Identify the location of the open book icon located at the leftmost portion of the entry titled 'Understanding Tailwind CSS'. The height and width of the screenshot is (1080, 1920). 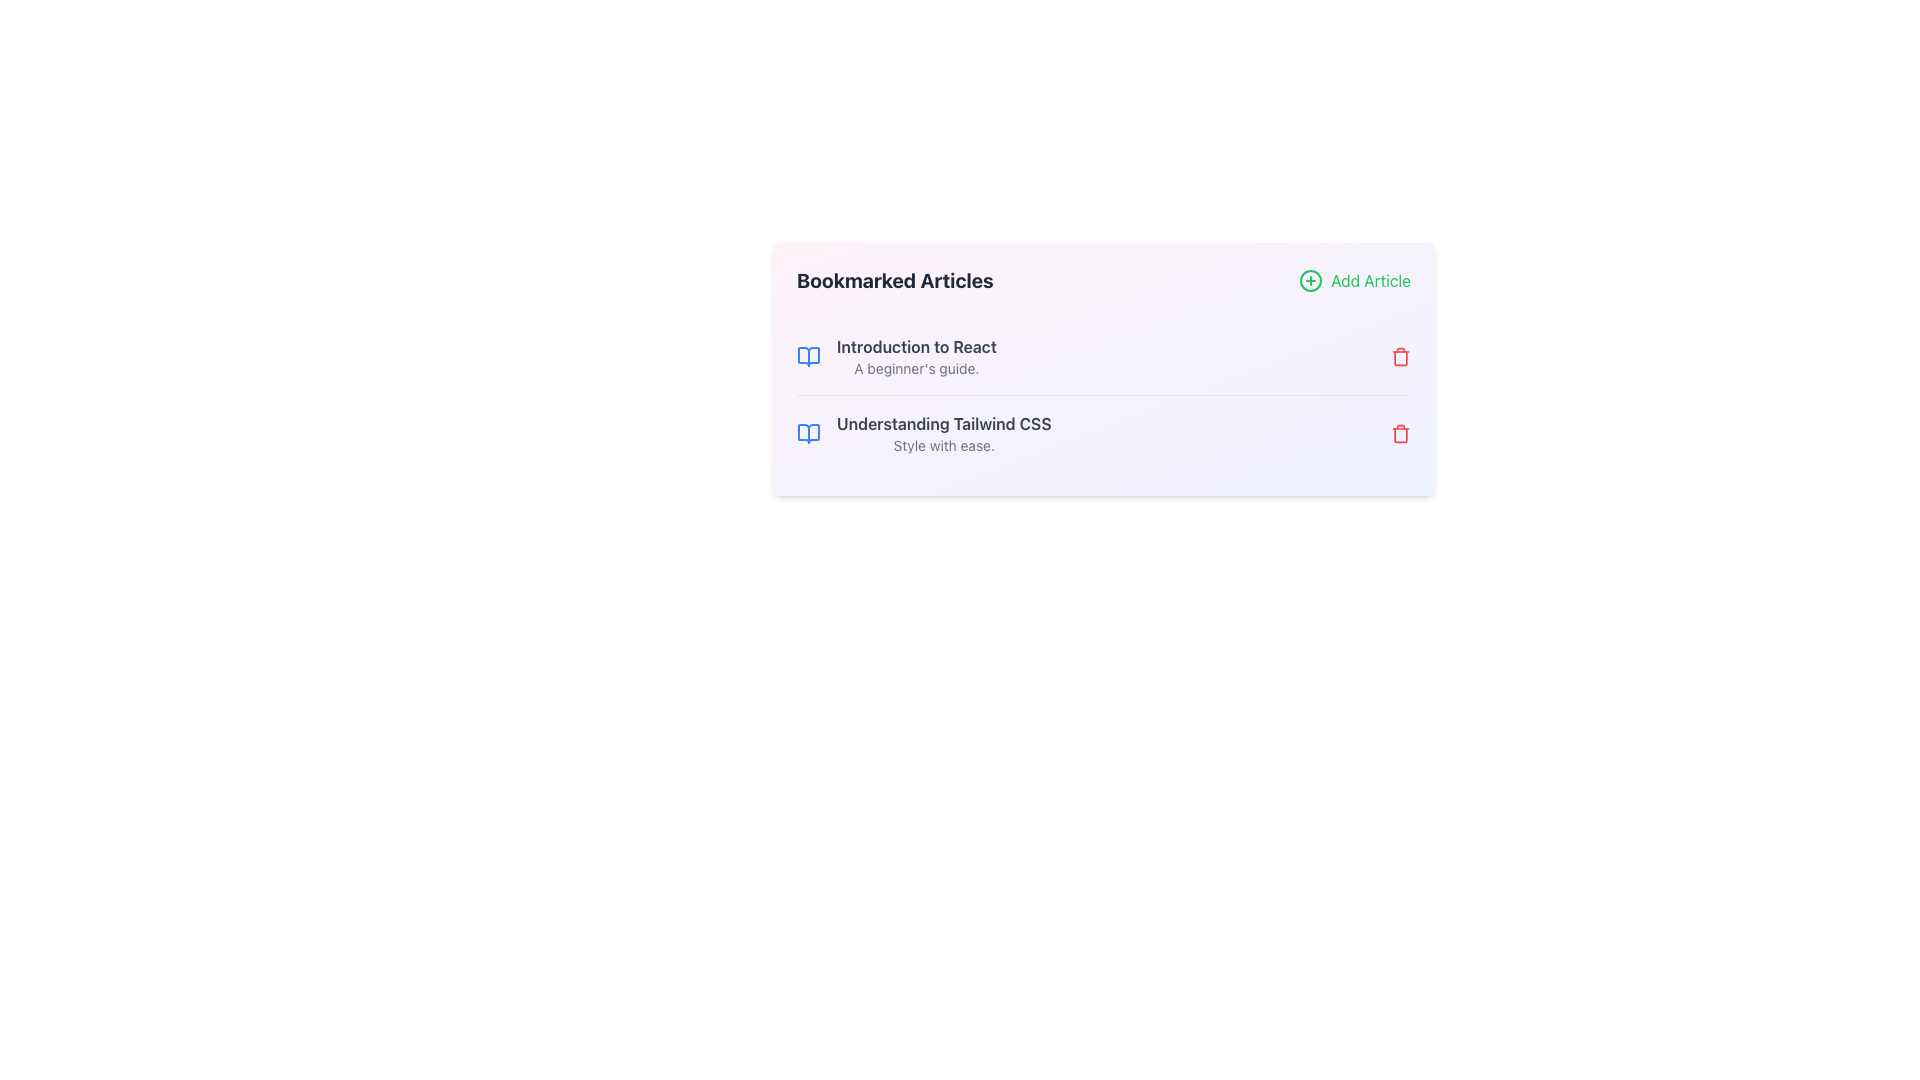
(809, 433).